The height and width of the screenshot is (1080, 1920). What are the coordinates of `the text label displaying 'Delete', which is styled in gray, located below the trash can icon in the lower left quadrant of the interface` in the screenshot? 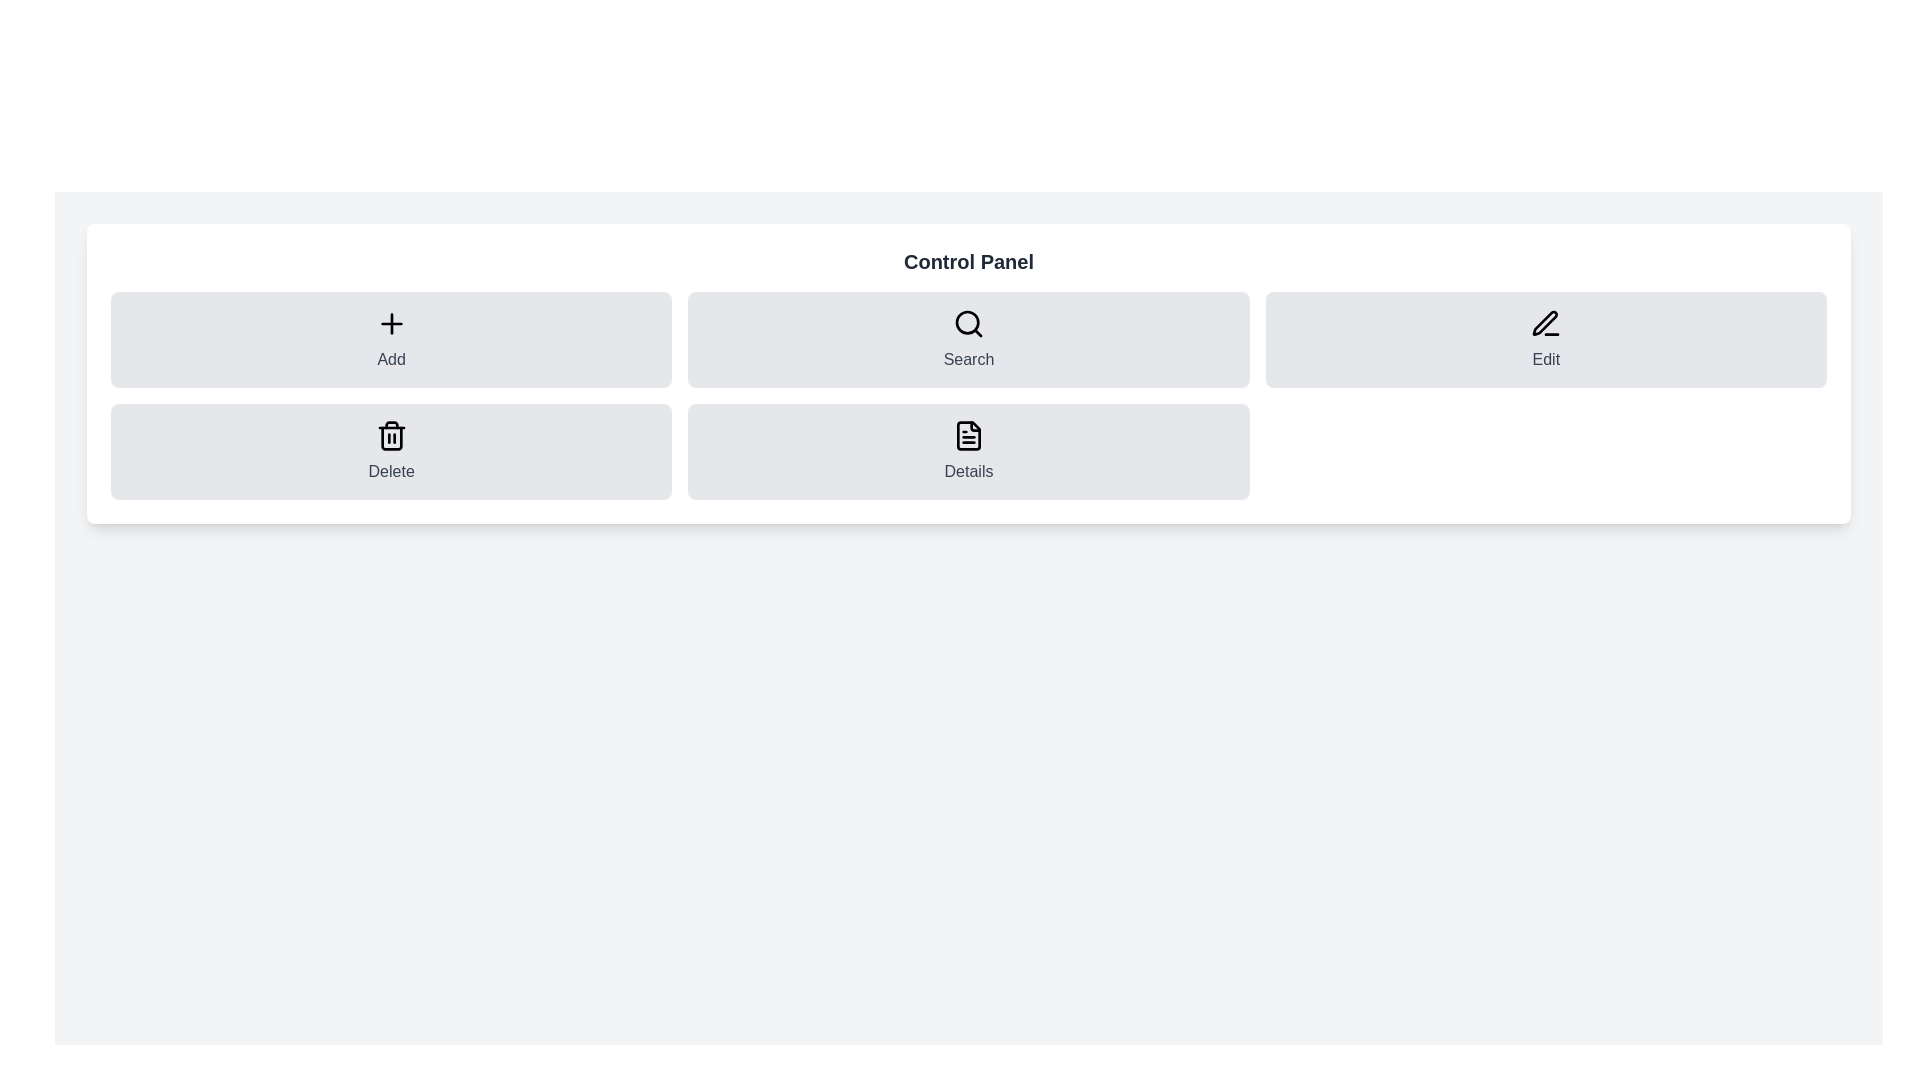 It's located at (391, 471).